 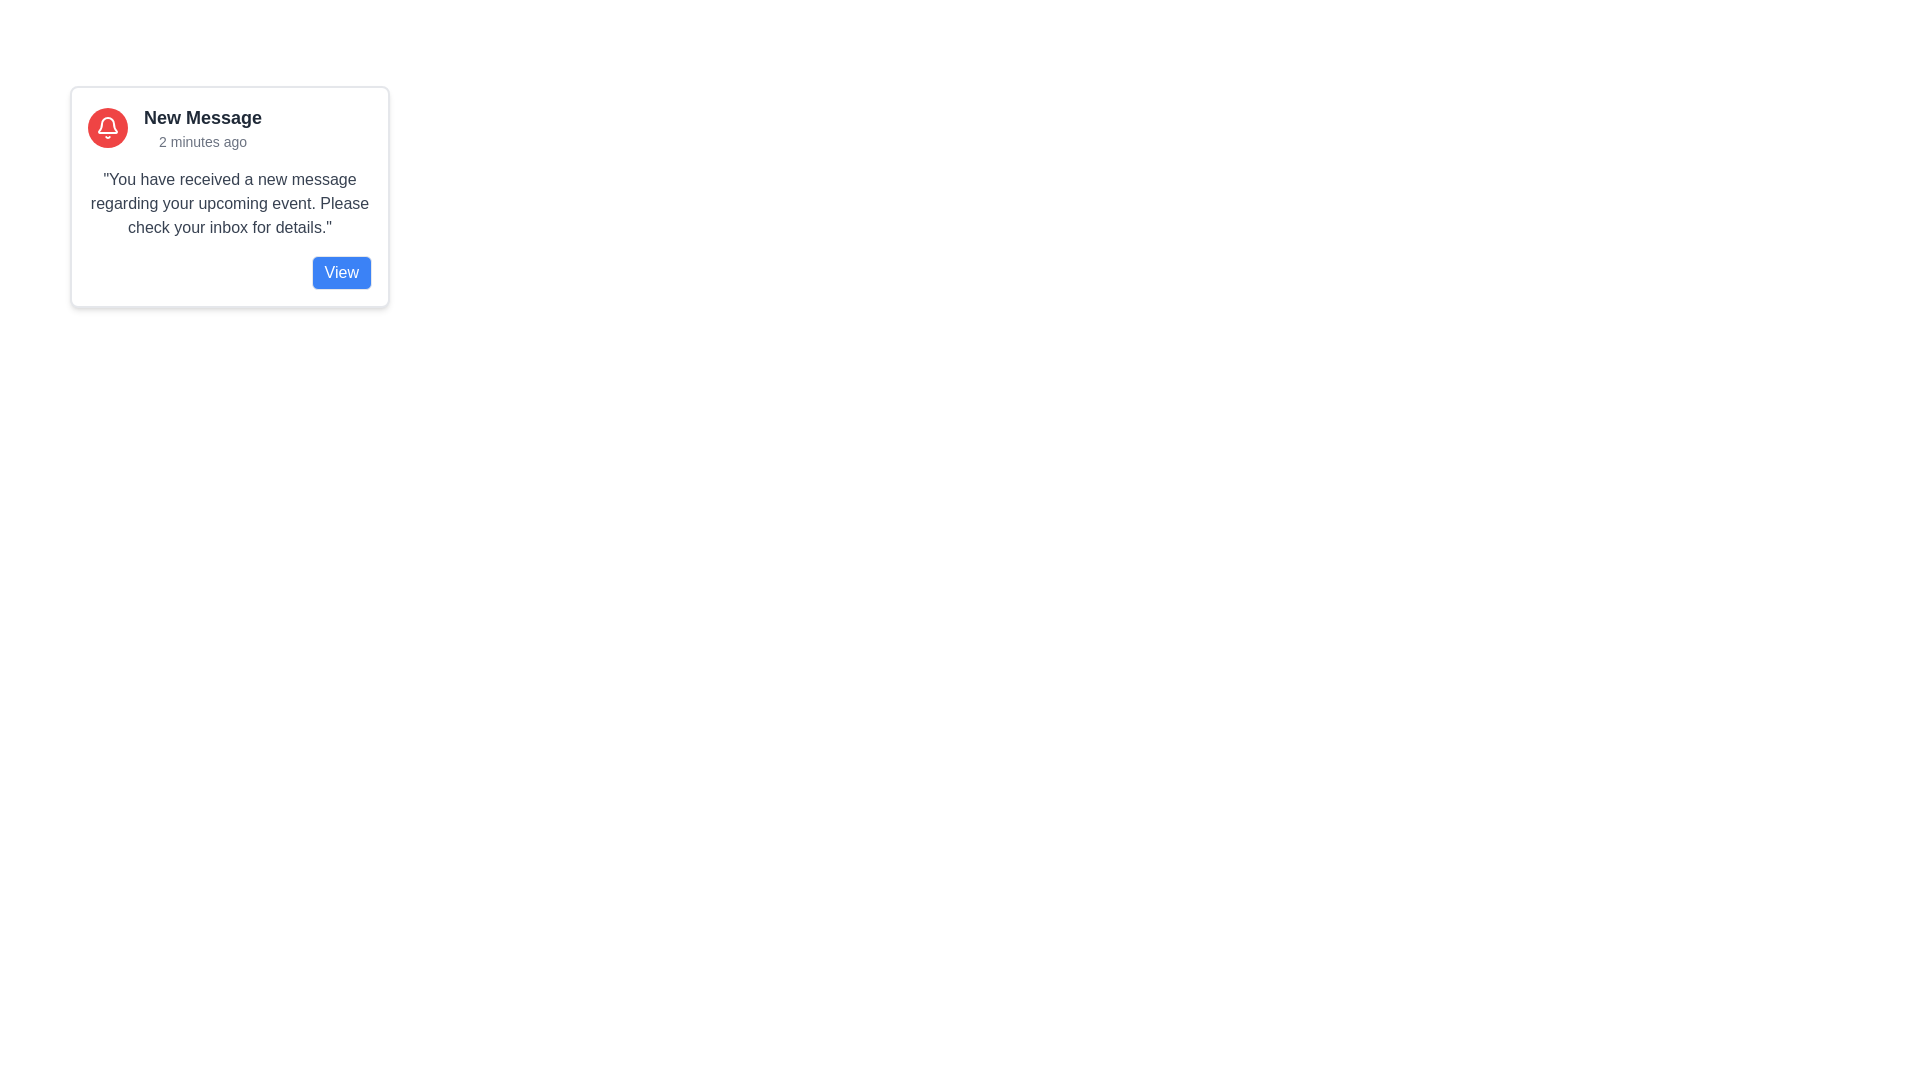 I want to click on message details from the Text Block located below the 'New Message' heading and above the 'View' button, so click(x=230, y=204).